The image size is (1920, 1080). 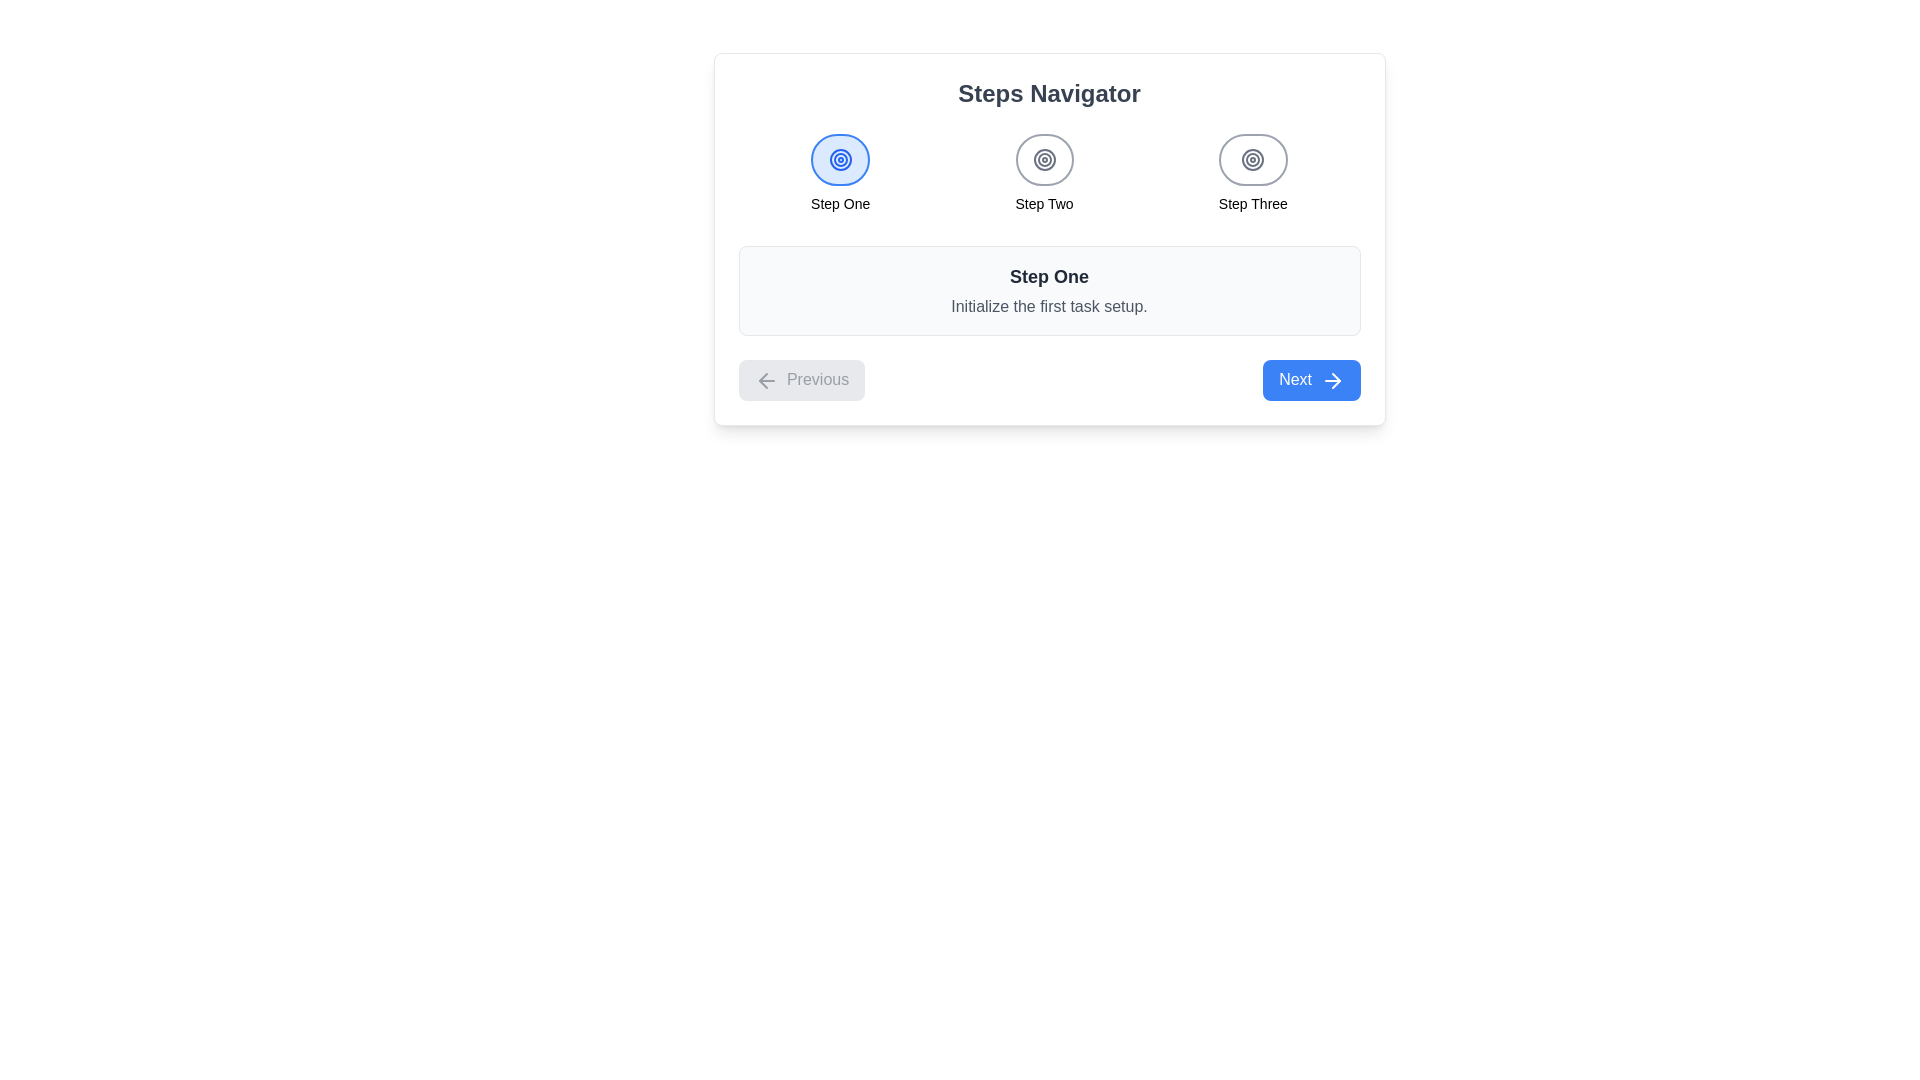 I want to click on the 'Previous' button located in the bottom-left section of the navigation component, so click(x=801, y=380).